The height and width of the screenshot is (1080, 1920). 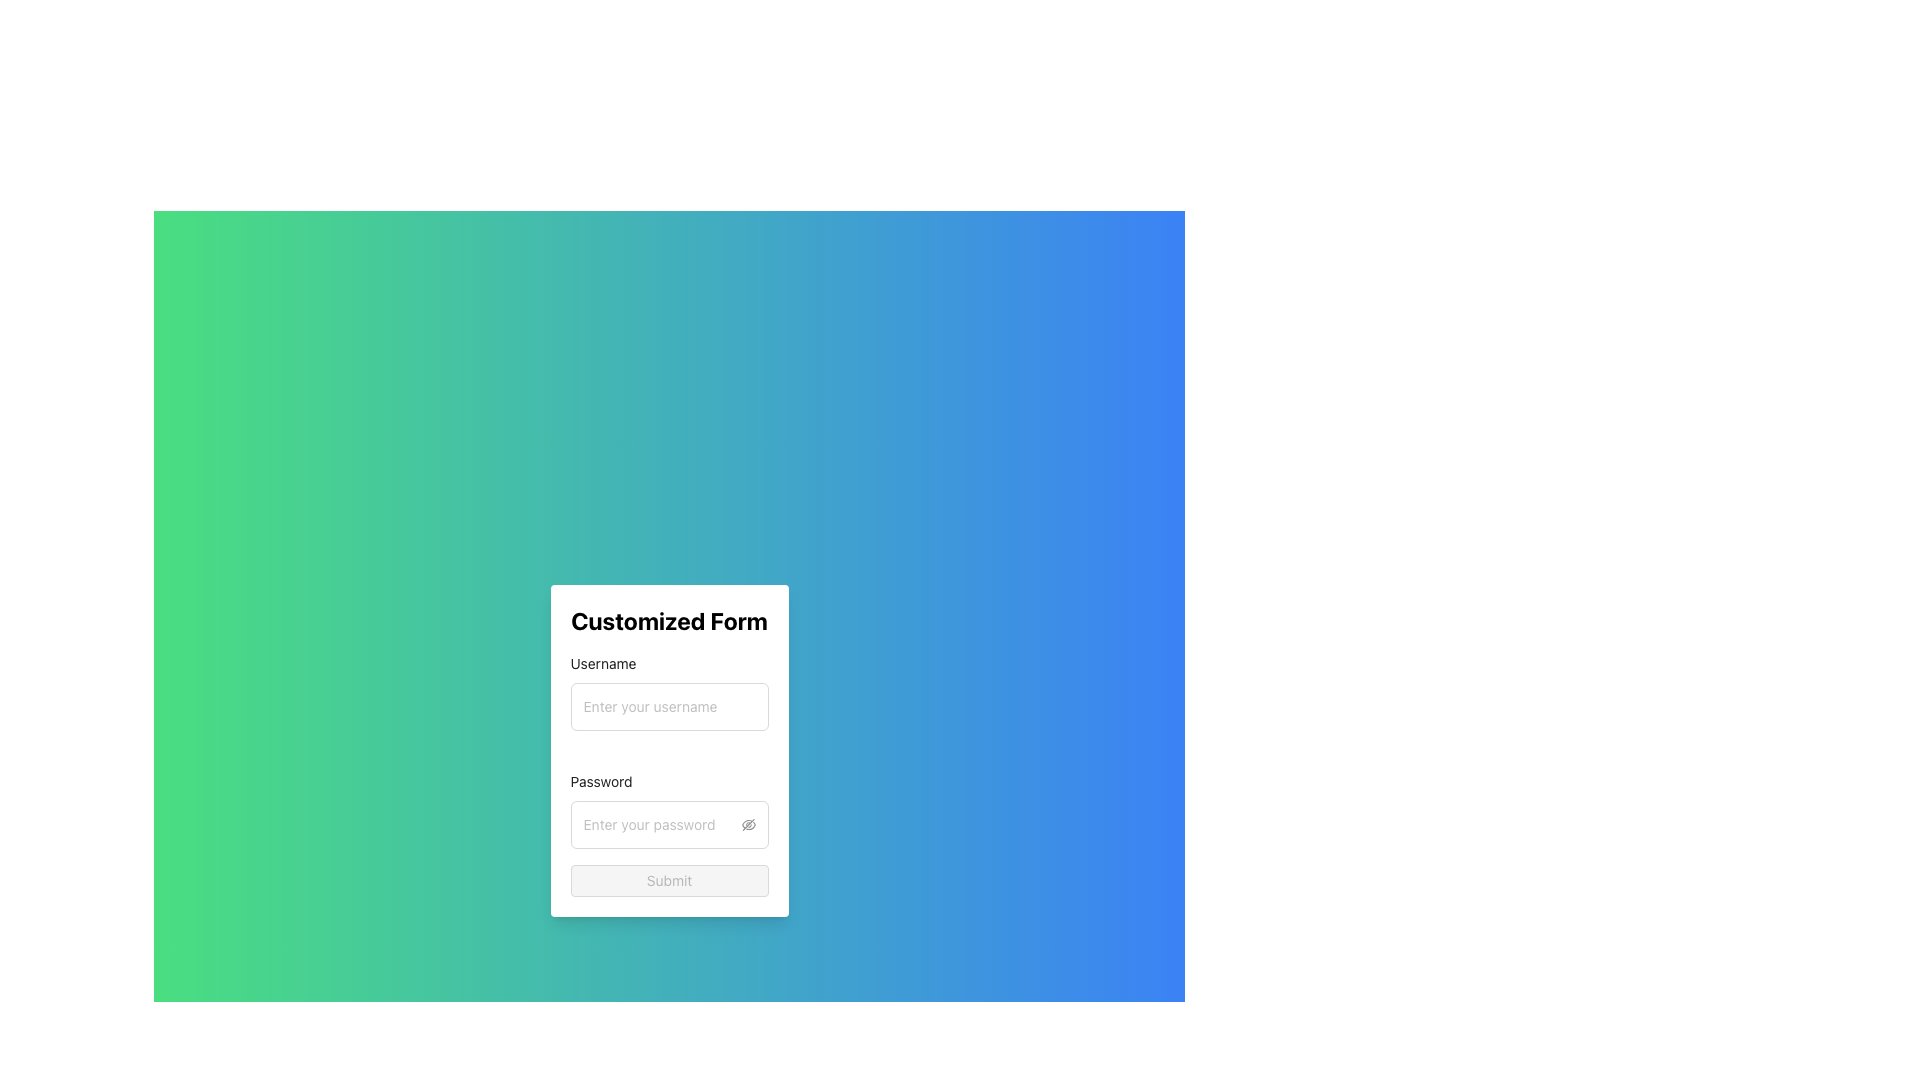 What do you see at coordinates (747, 825) in the screenshot?
I see `the eye icon with a strikethrough line, located within the password input field` at bounding box center [747, 825].